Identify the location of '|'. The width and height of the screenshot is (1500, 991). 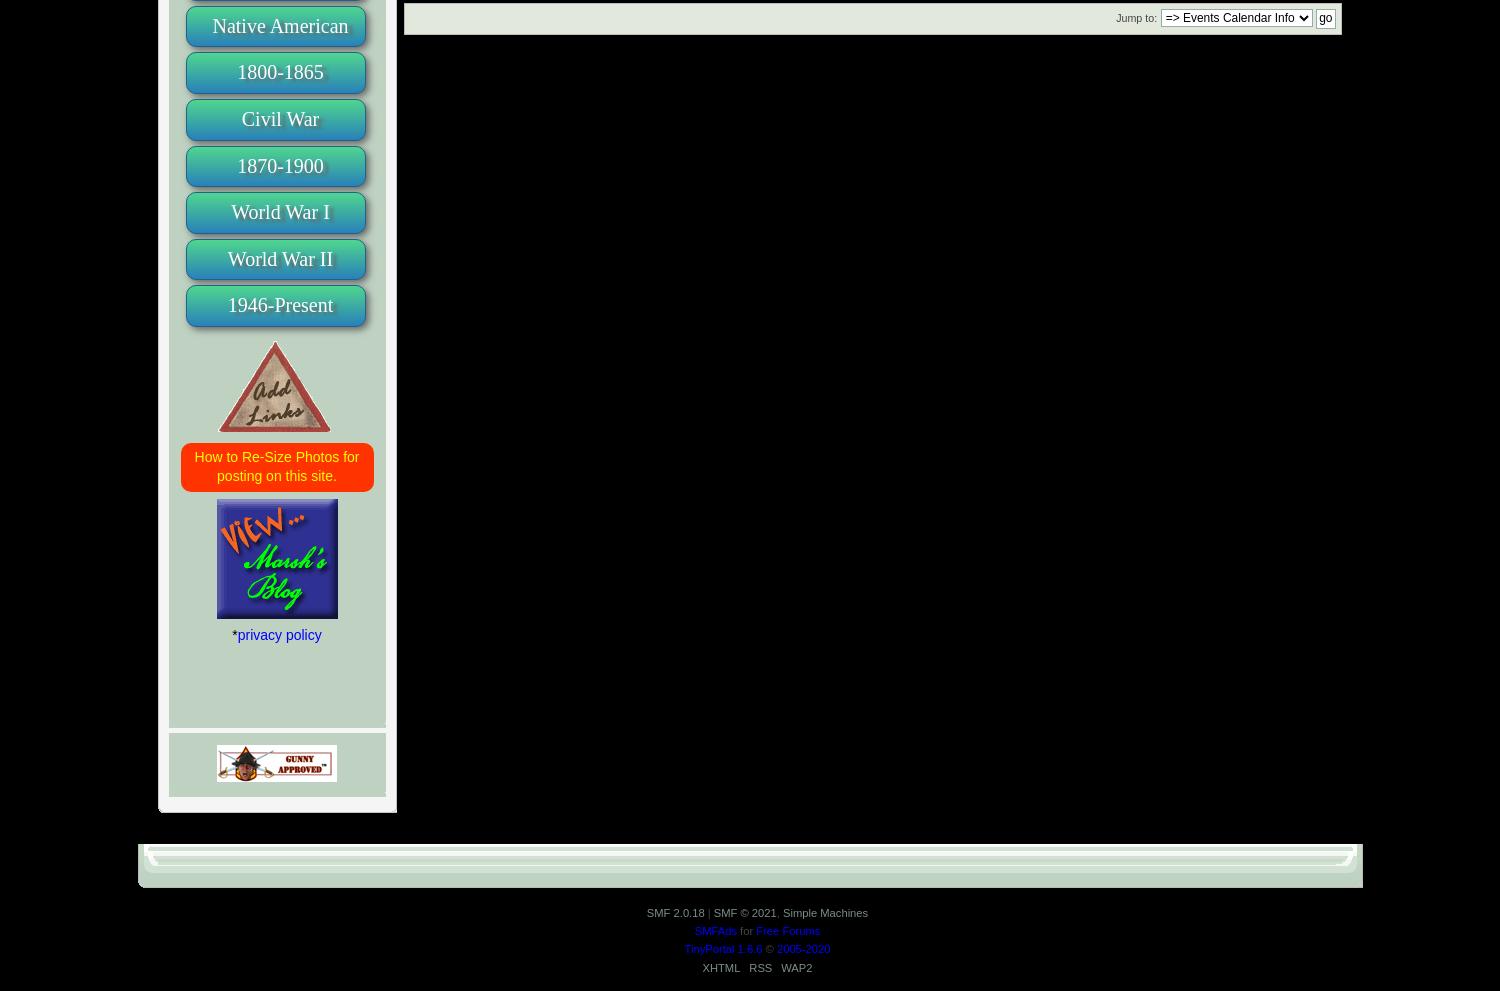
(707, 911).